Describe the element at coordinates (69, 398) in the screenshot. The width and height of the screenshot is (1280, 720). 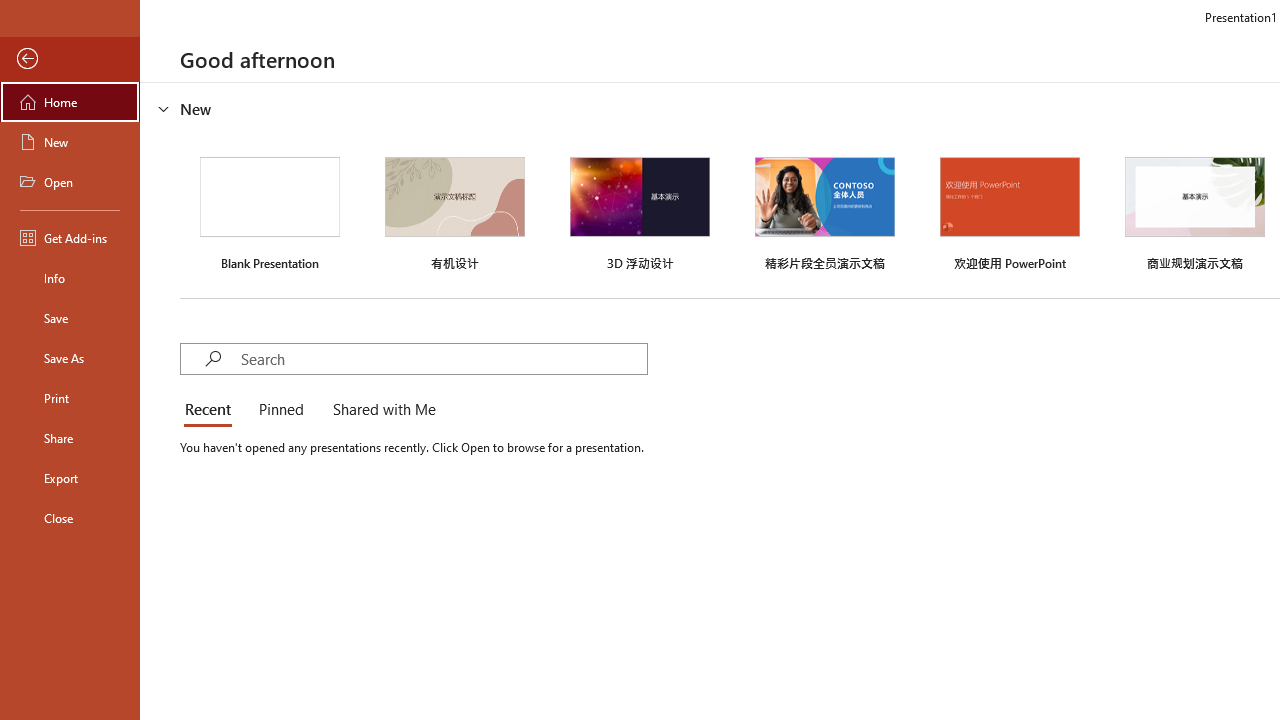
I see `'Print'` at that location.